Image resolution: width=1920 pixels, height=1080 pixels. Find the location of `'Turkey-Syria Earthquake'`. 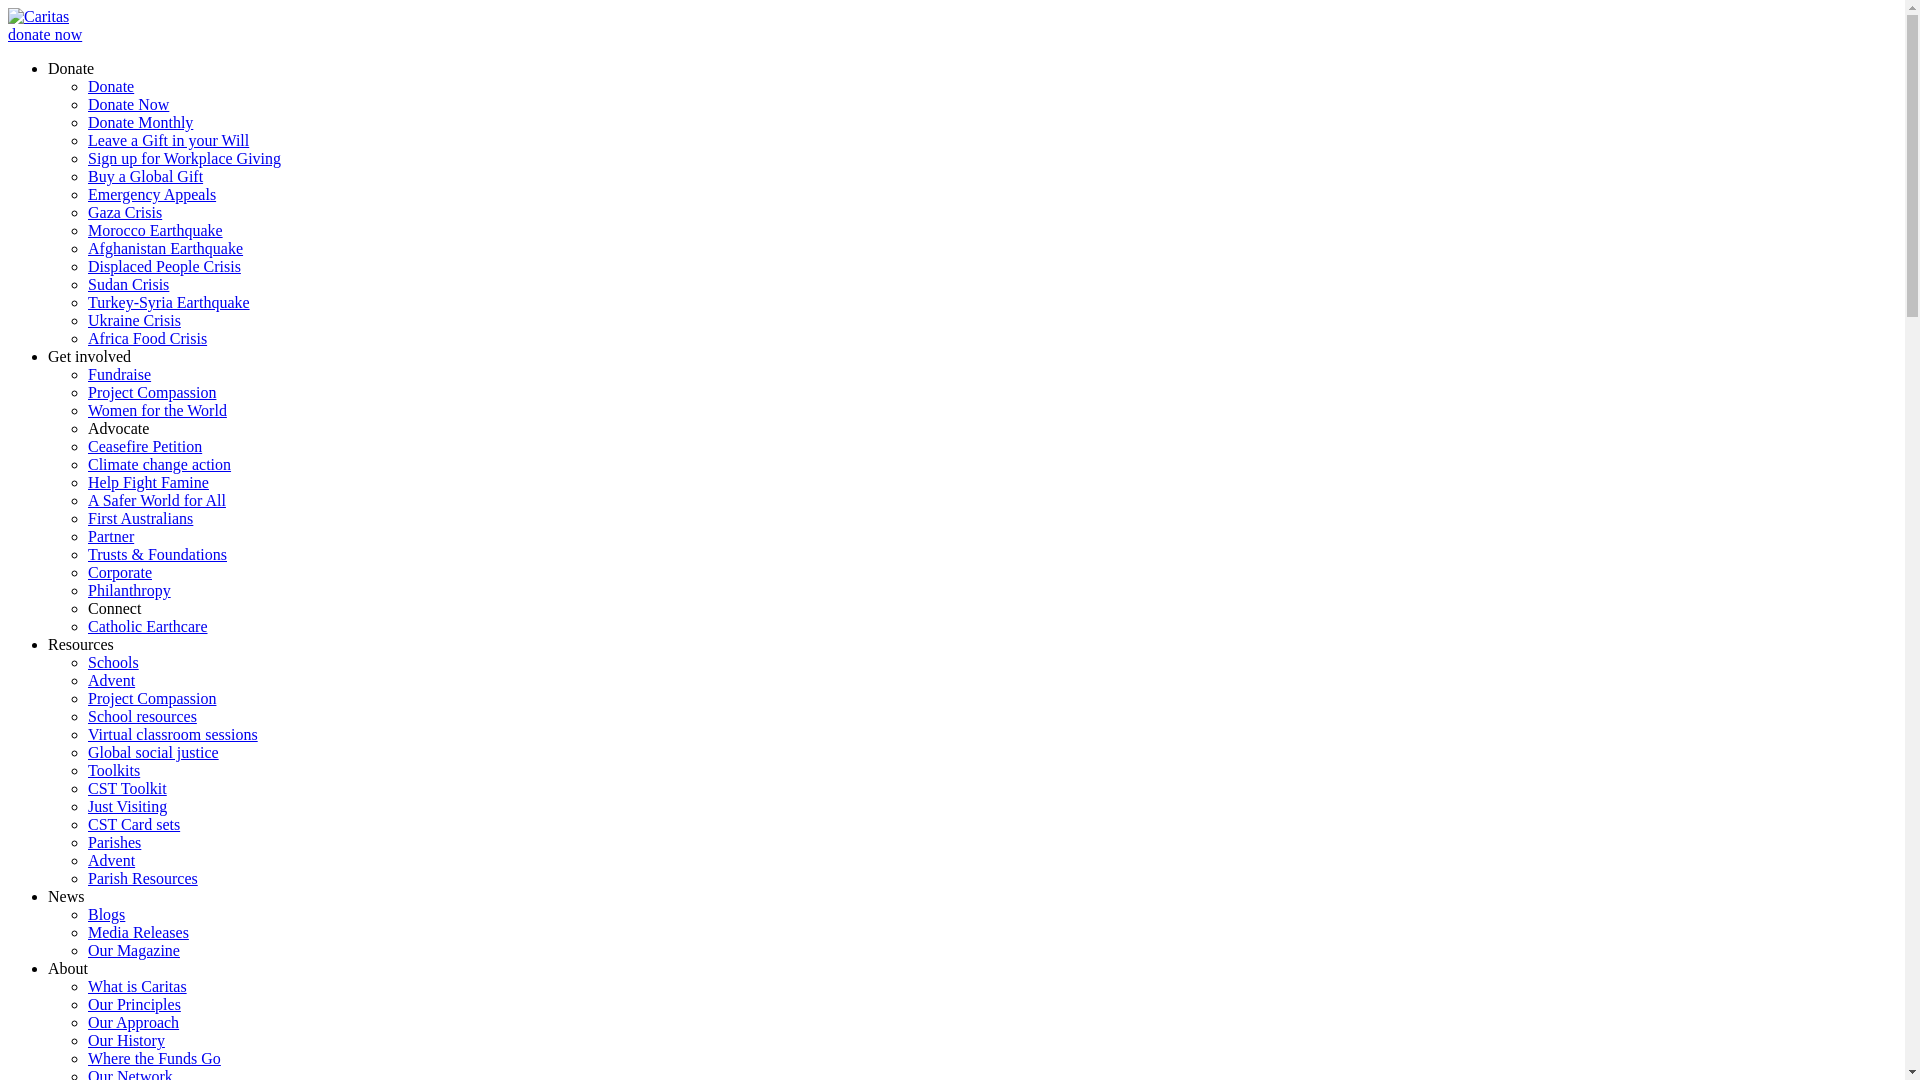

'Turkey-Syria Earthquake' is located at coordinates (168, 302).